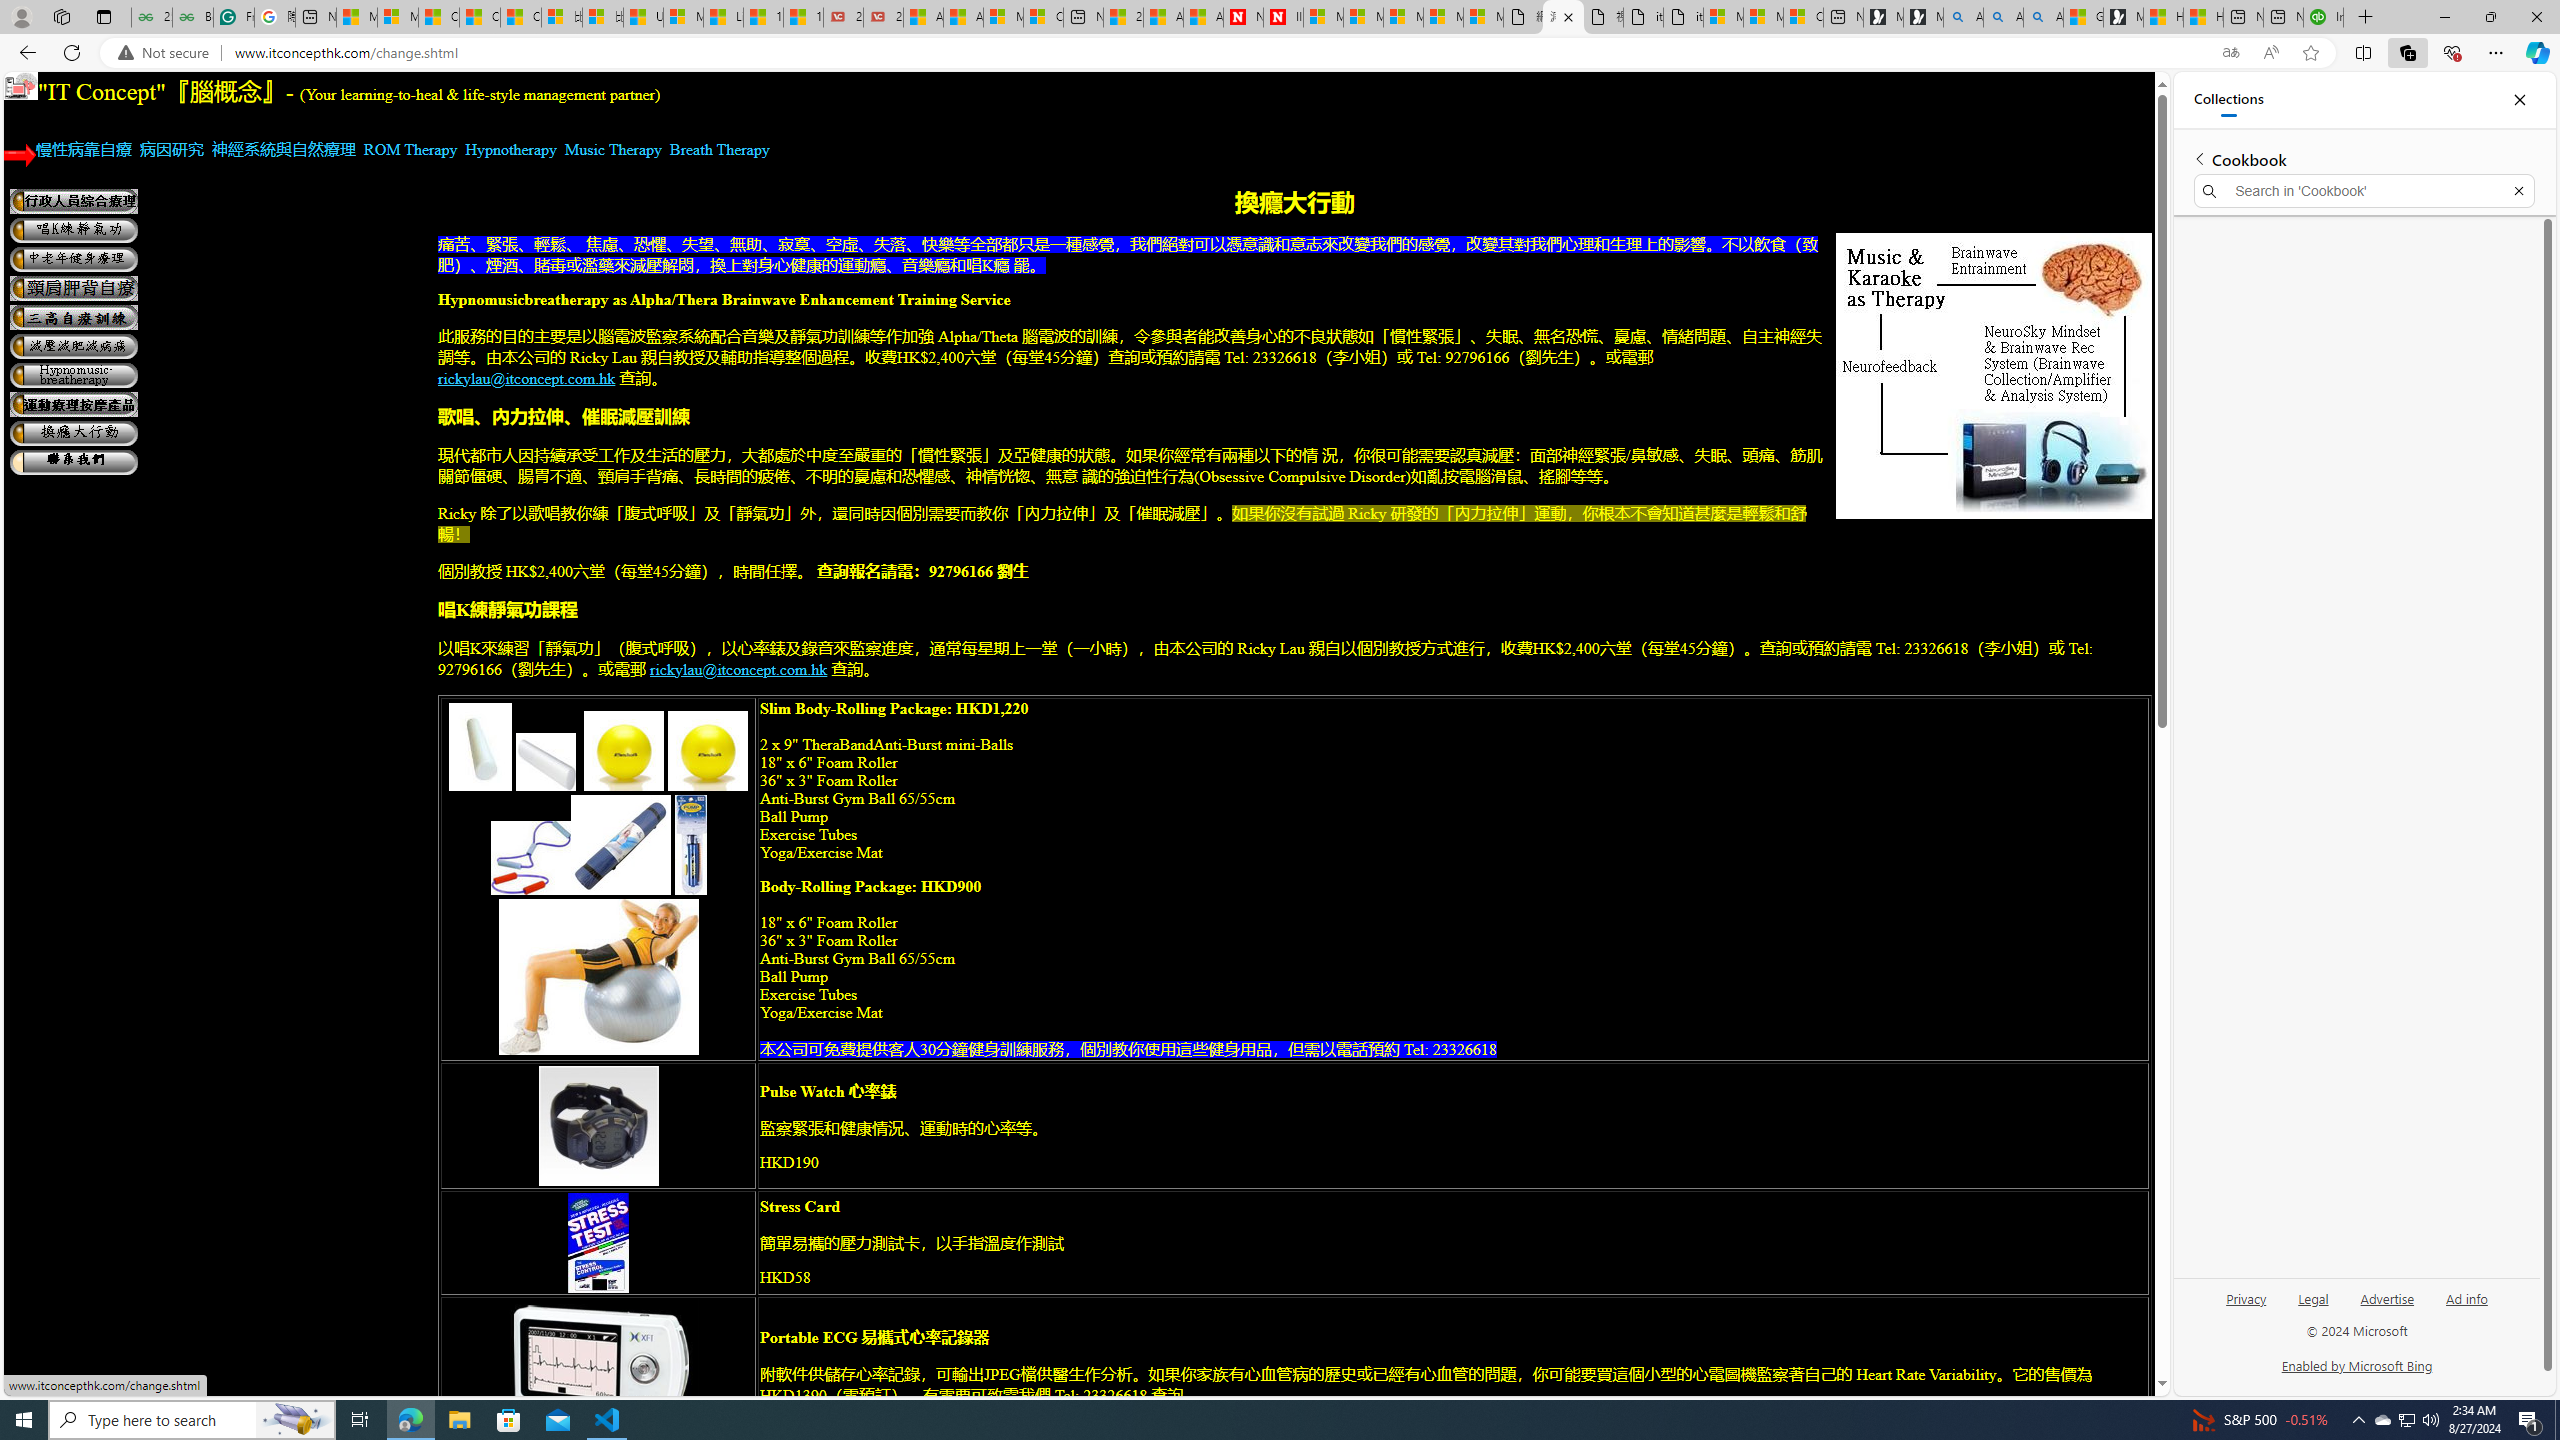 The height and width of the screenshot is (1440, 2560). I want to click on 'Advertise', so click(2388, 1305).